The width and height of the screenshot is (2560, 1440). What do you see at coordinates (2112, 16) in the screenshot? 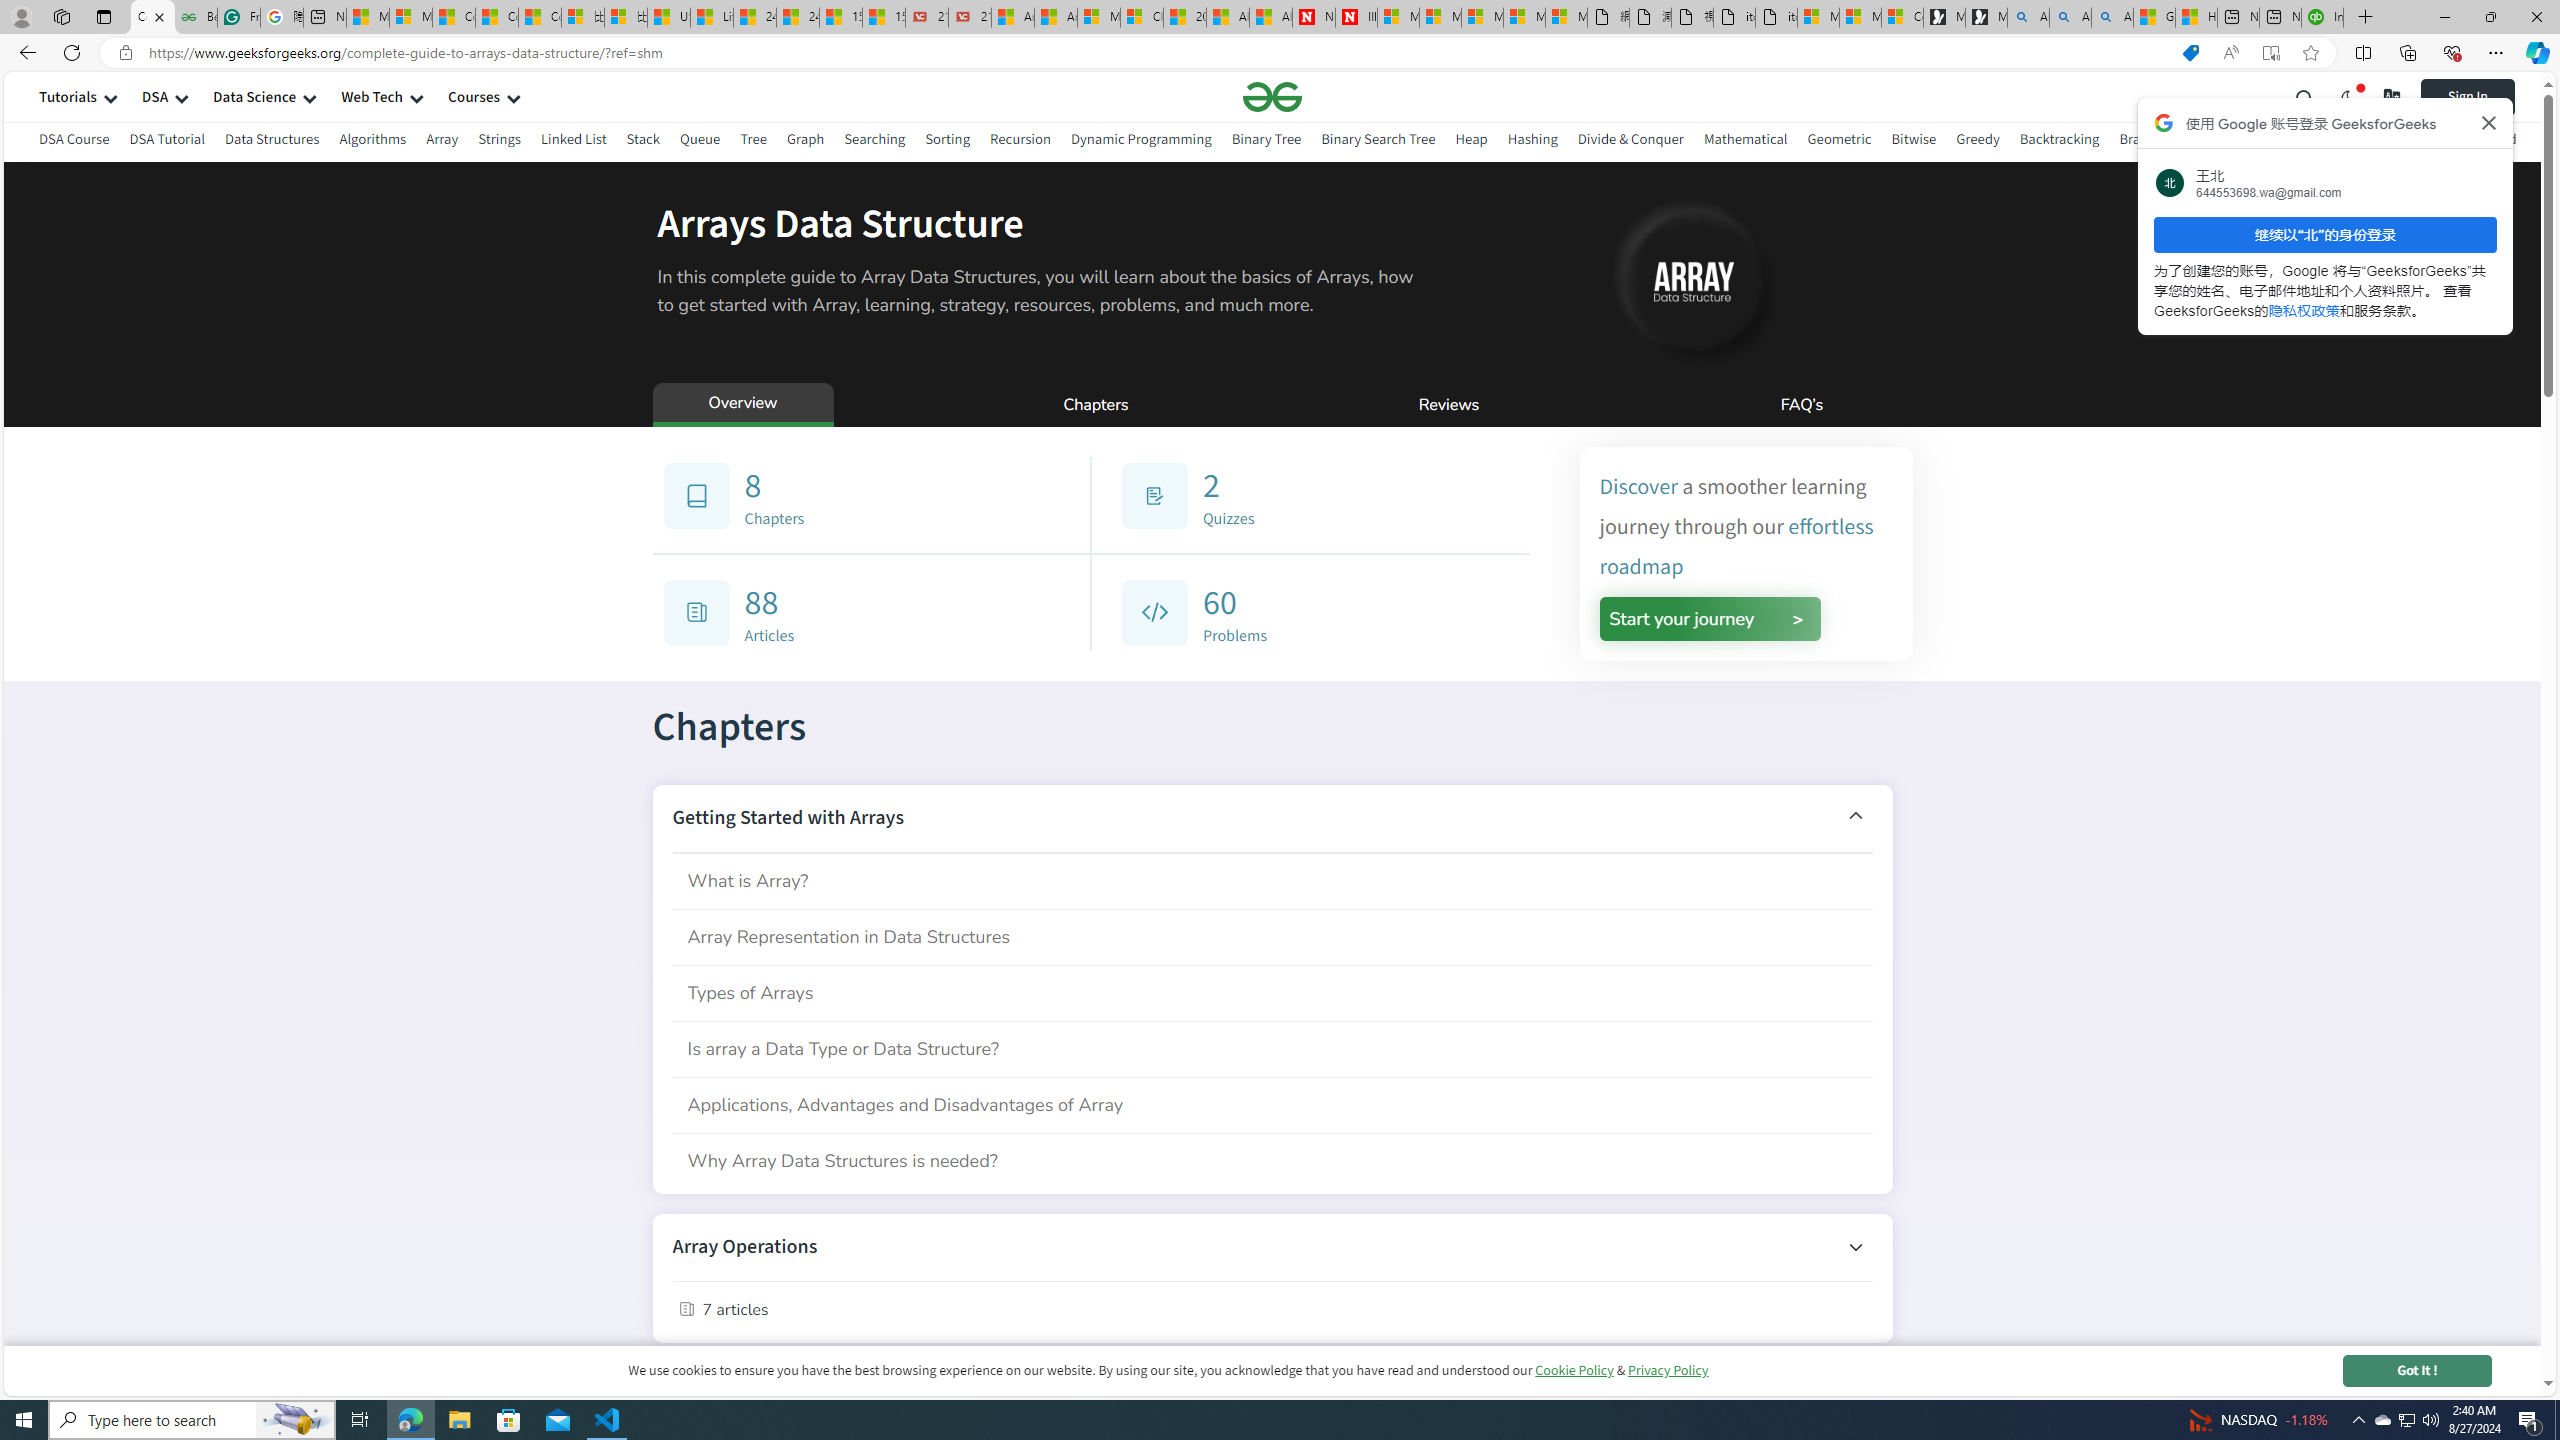
I see `'Alabama high school quarterback dies - Search Videos'` at bounding box center [2112, 16].